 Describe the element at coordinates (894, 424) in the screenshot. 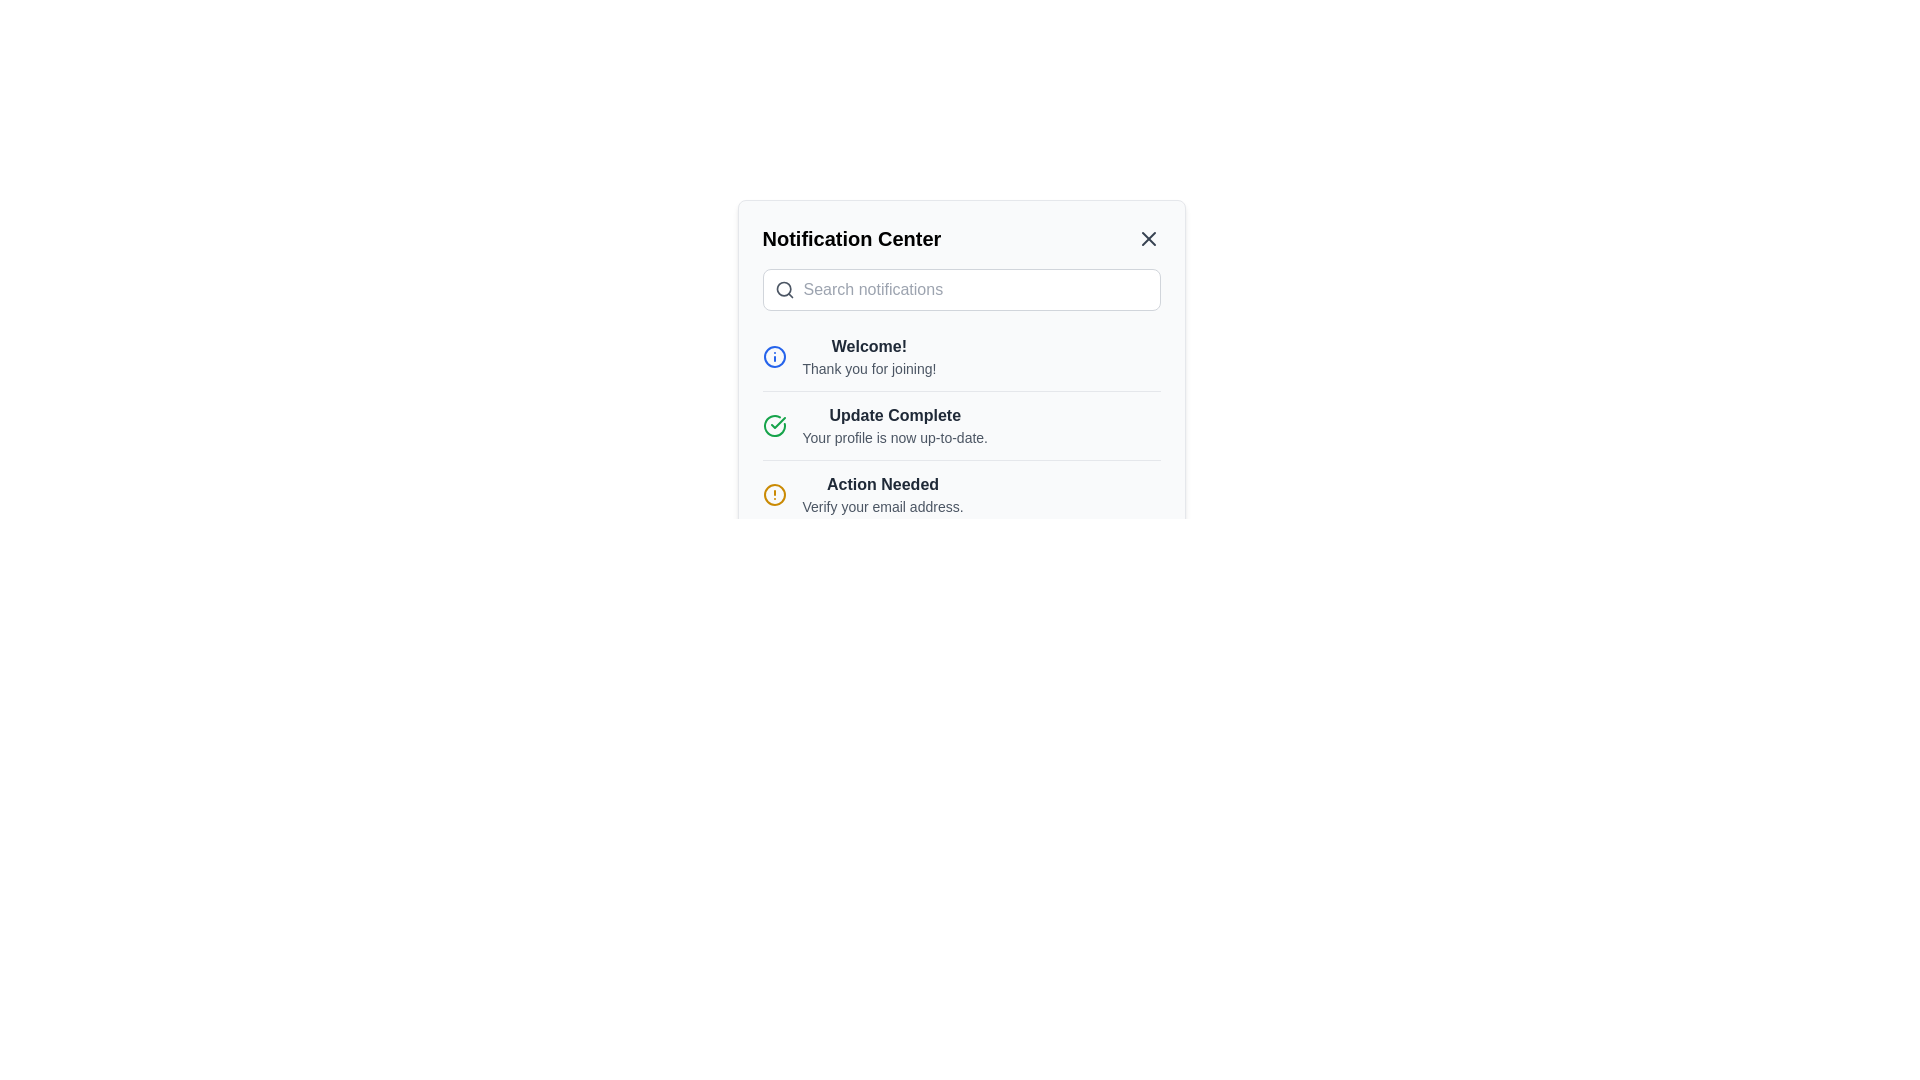

I see `the textual notification indicating that the user's profile has been successfully updated, located in the notification list under 'Notification Center.'` at that location.